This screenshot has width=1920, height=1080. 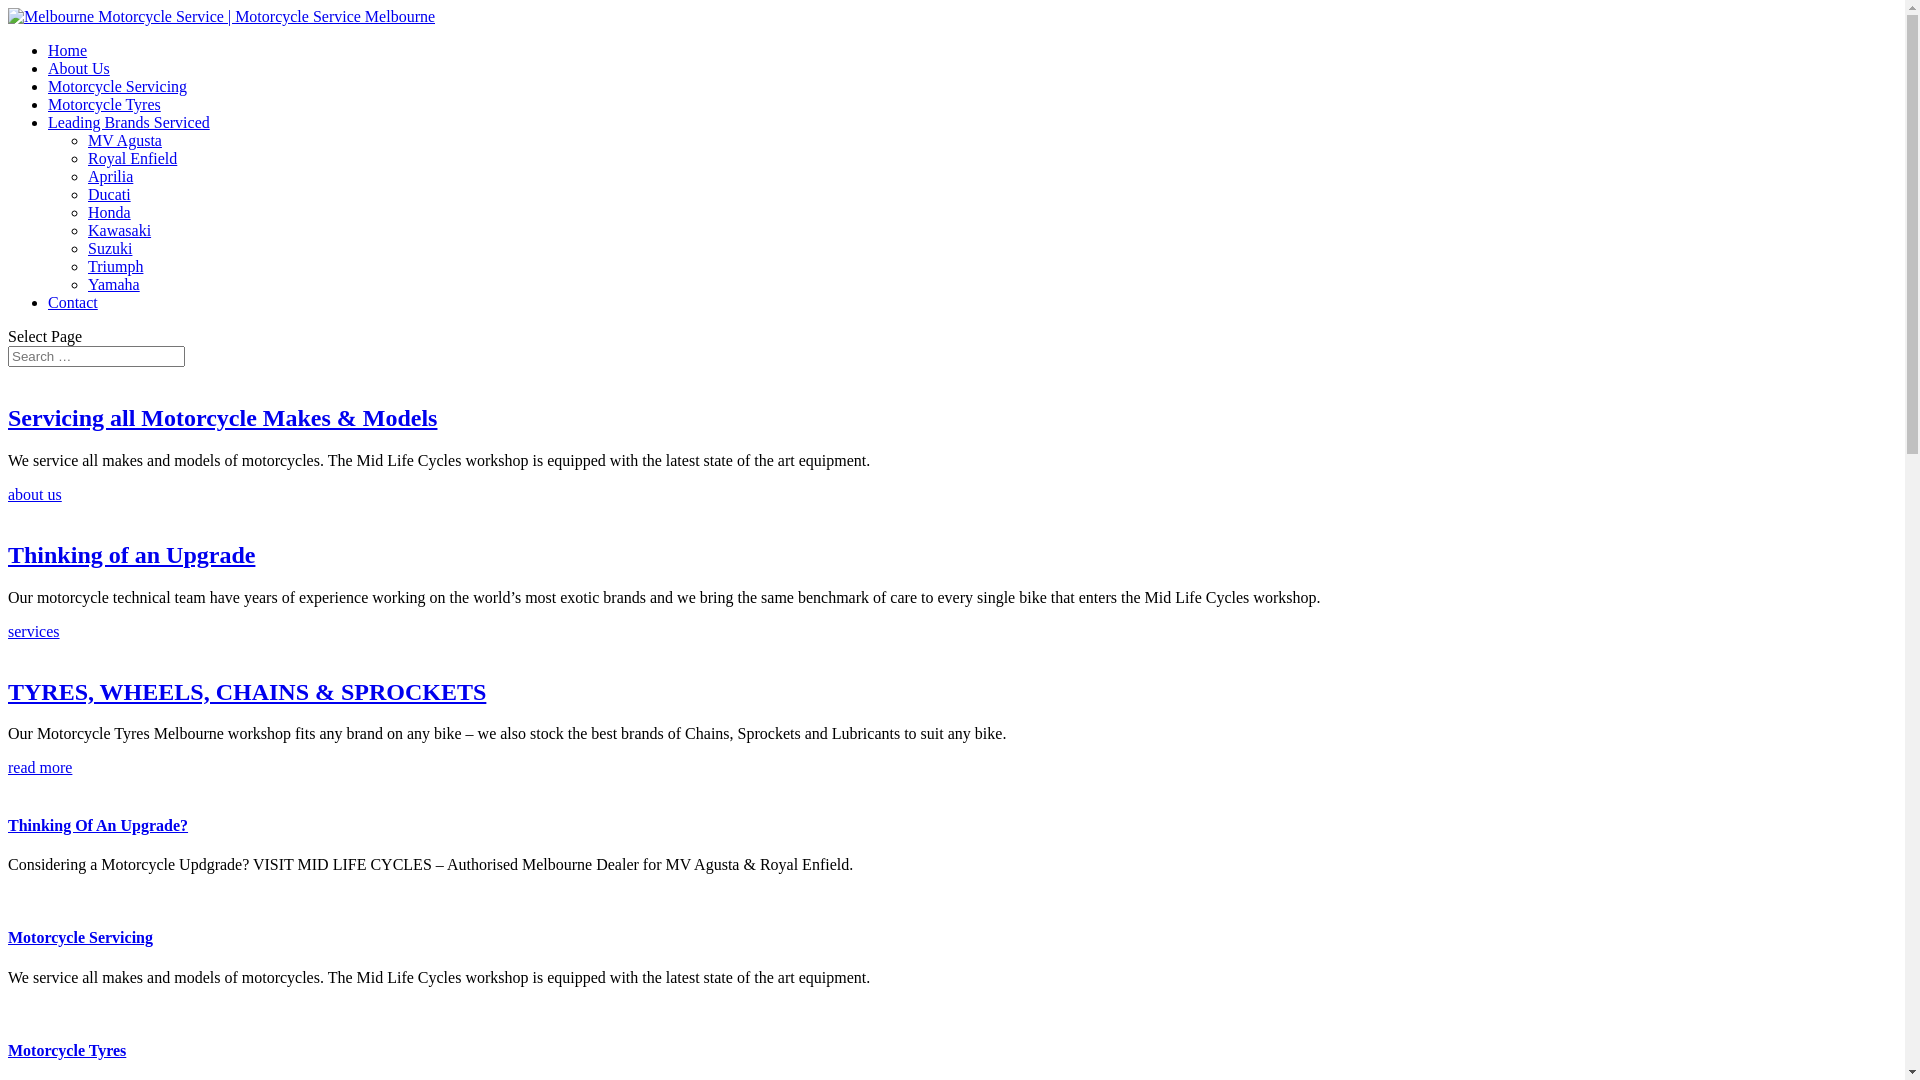 What do you see at coordinates (78, 67) in the screenshot?
I see `'About Us'` at bounding box center [78, 67].